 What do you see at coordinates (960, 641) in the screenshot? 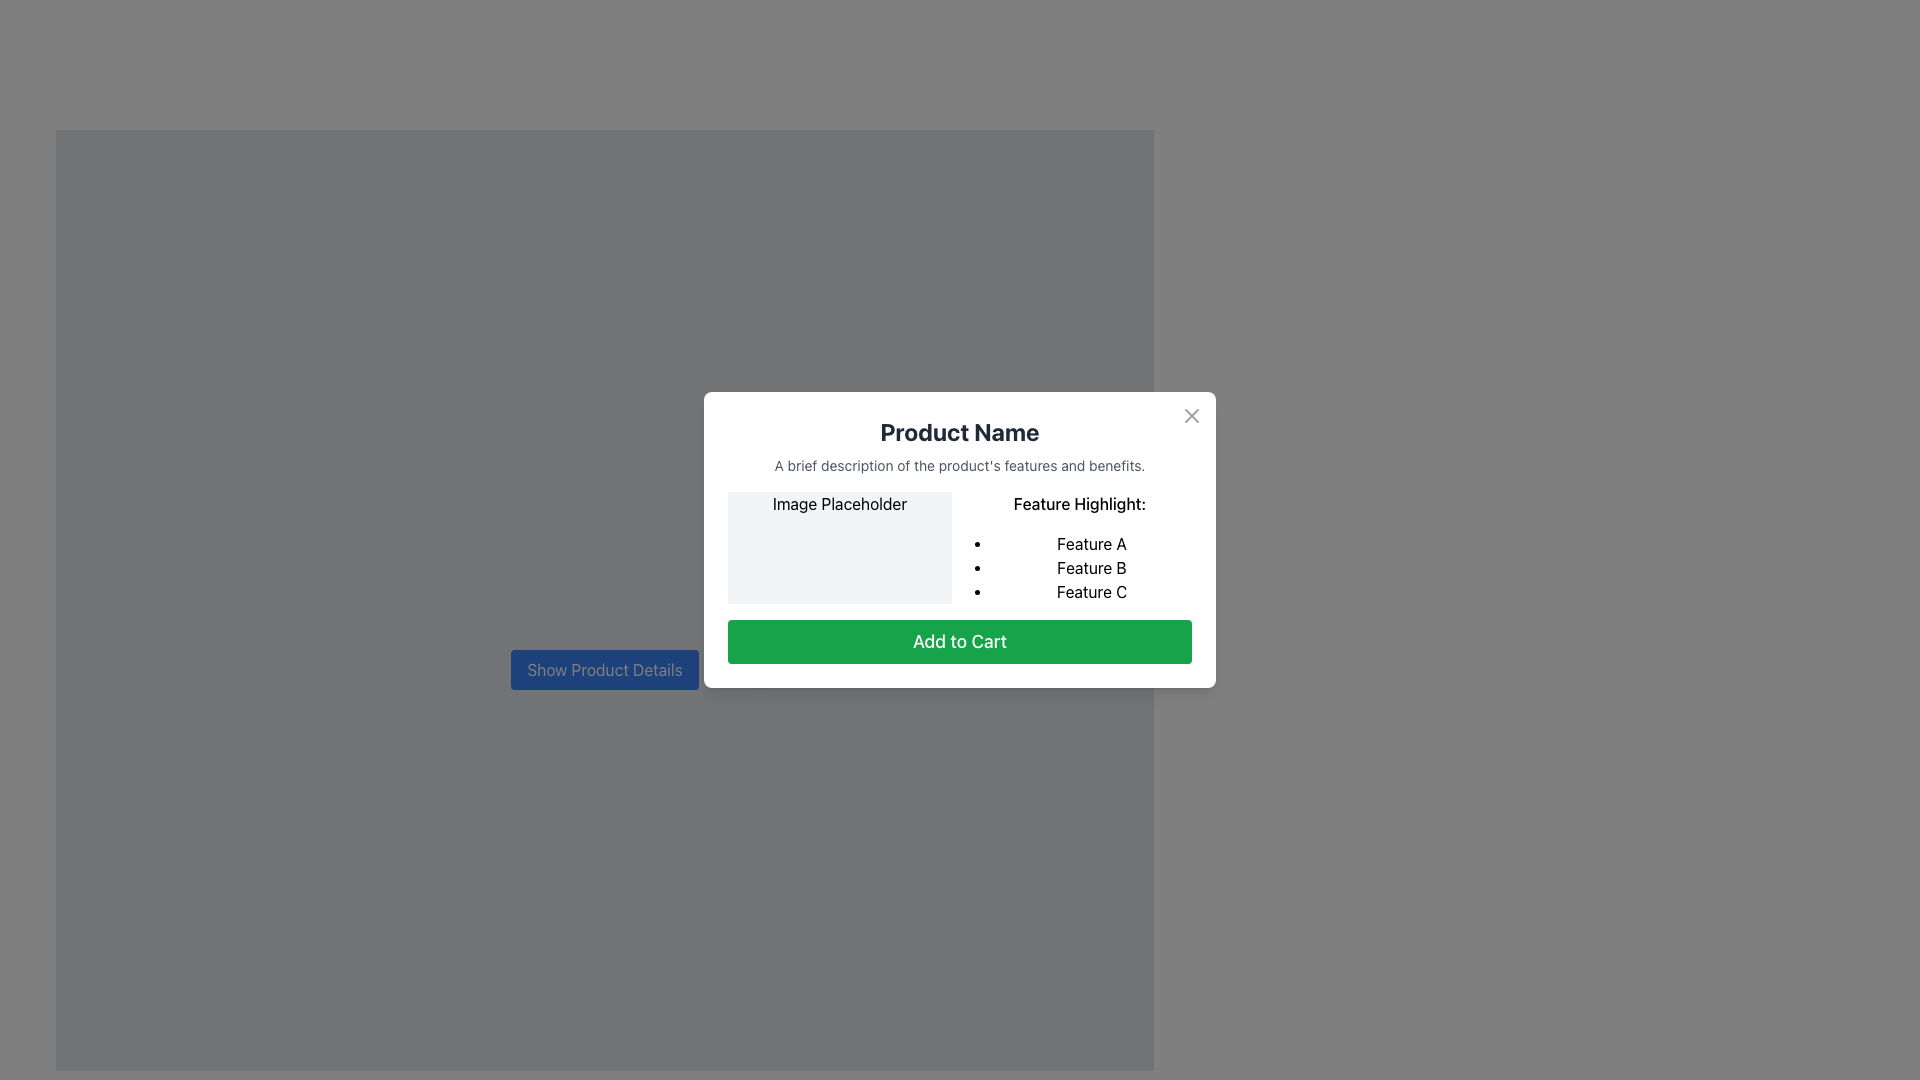
I see `the button at the bottom of the modal` at bounding box center [960, 641].